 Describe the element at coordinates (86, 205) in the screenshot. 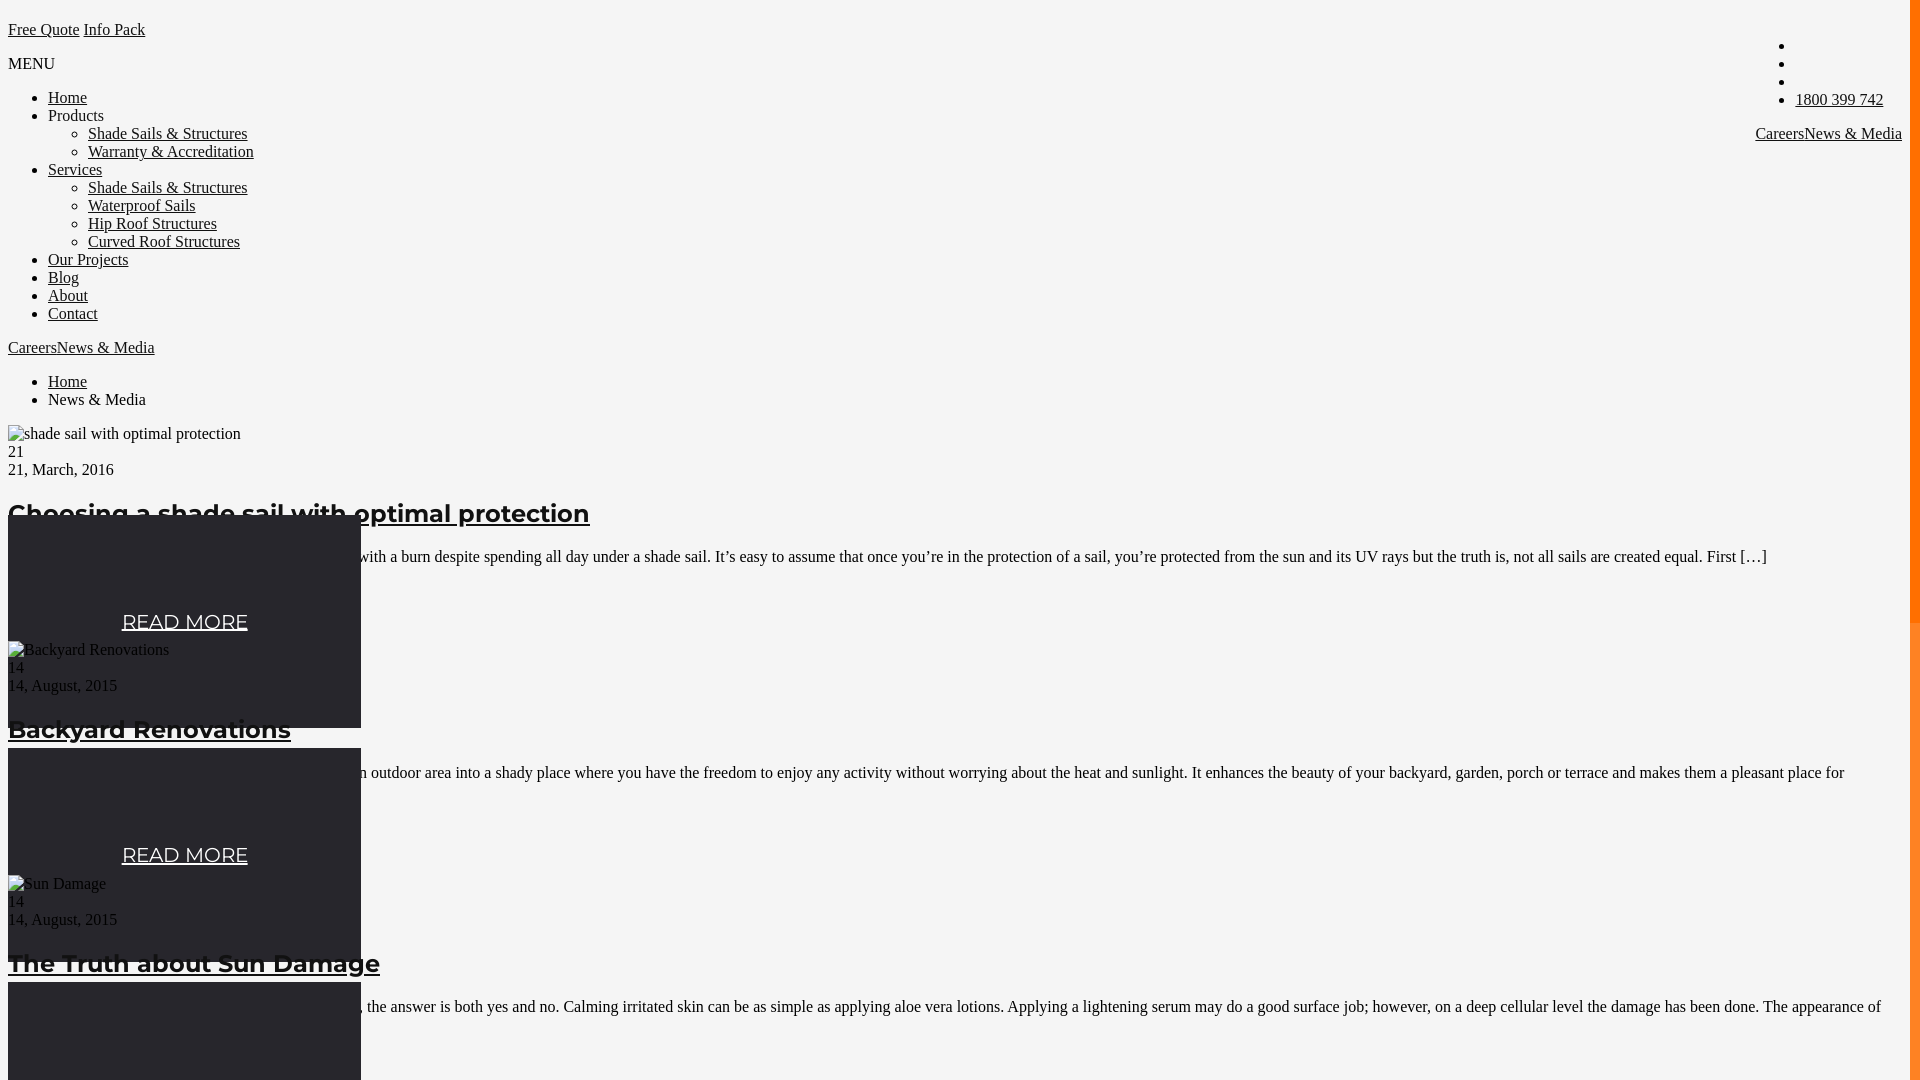

I see `'Waterproof Sails'` at that location.